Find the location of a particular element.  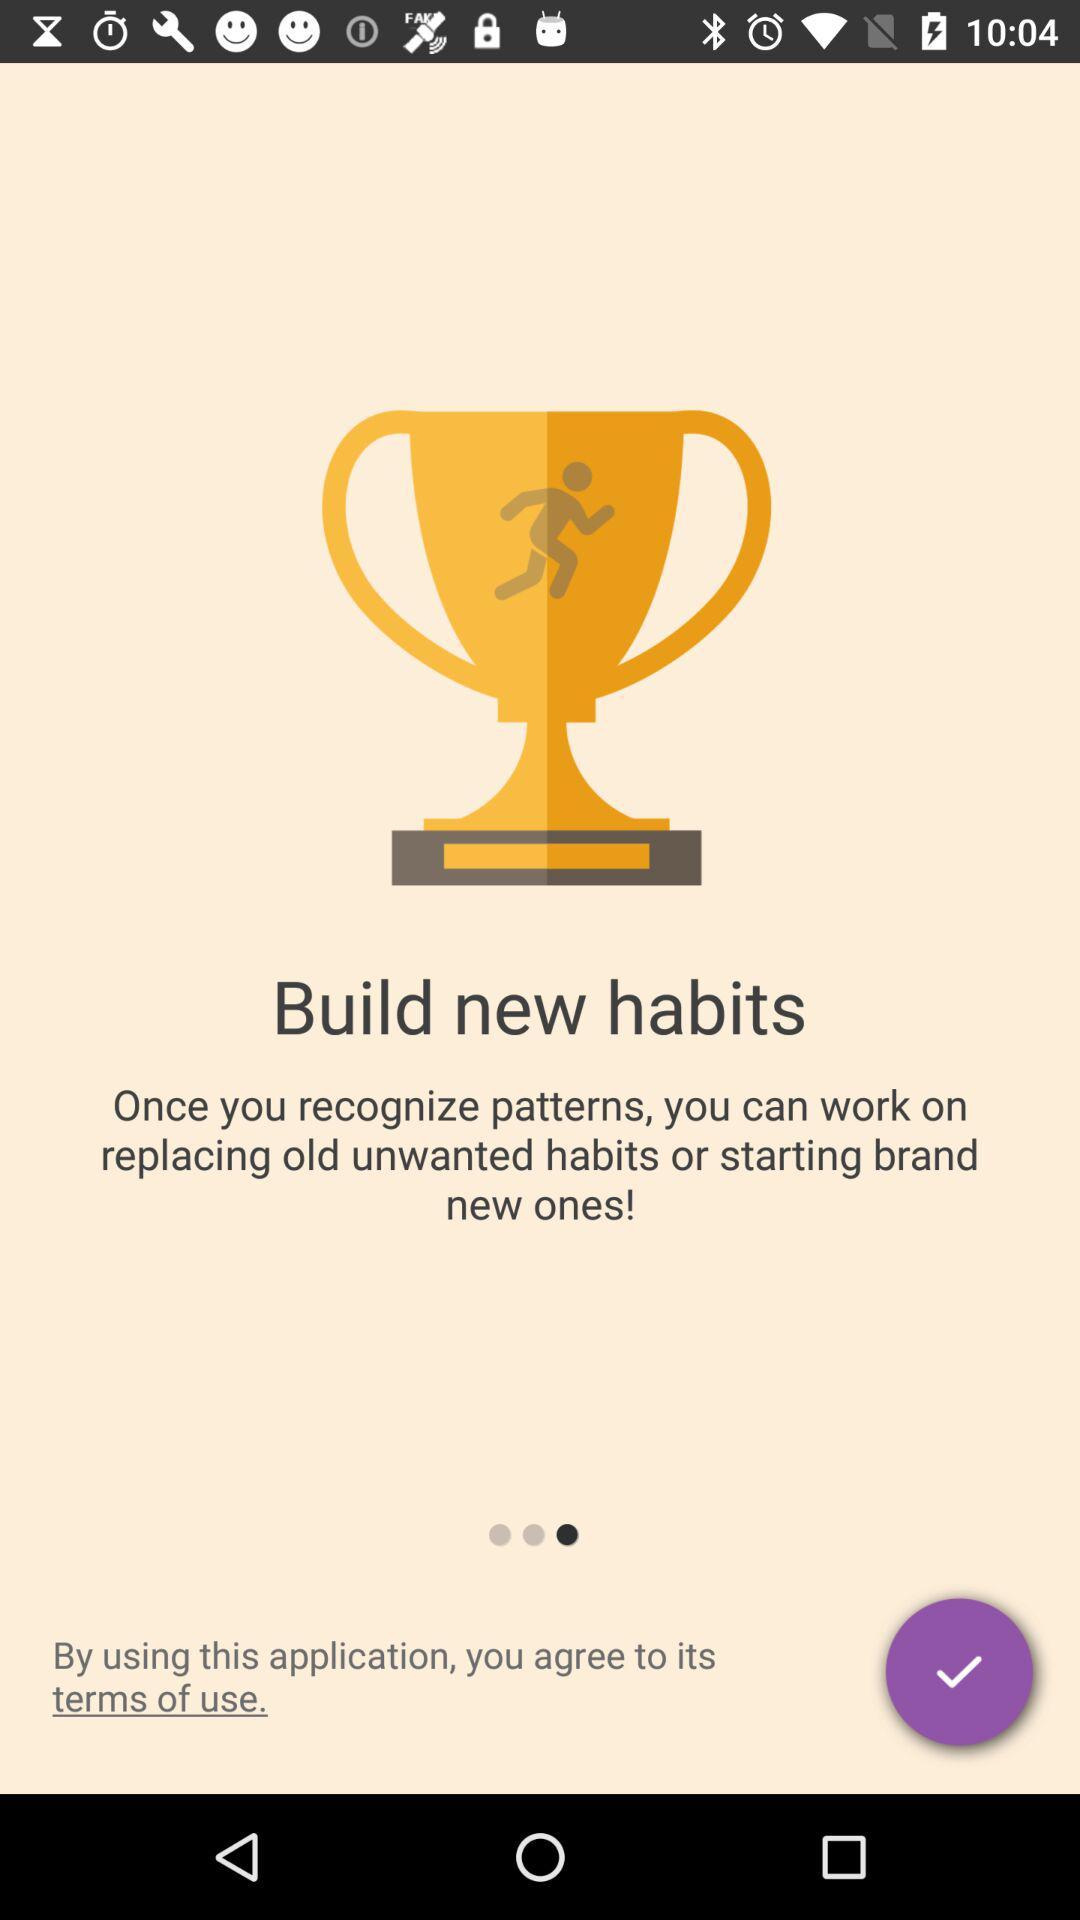

icon below the once you recognize icon is located at coordinates (960, 1675).